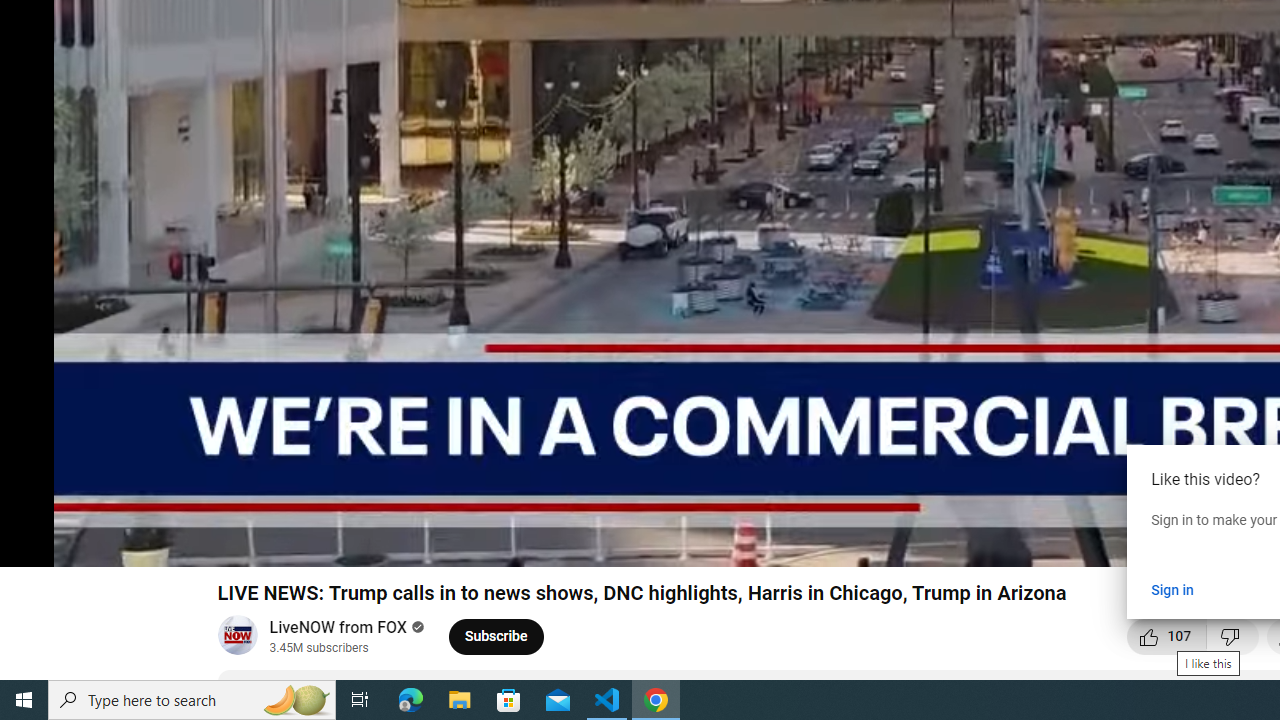 The width and height of the screenshot is (1280, 720). Describe the element at coordinates (1167, 636) in the screenshot. I see `'like this video along with 107 other people'` at that location.